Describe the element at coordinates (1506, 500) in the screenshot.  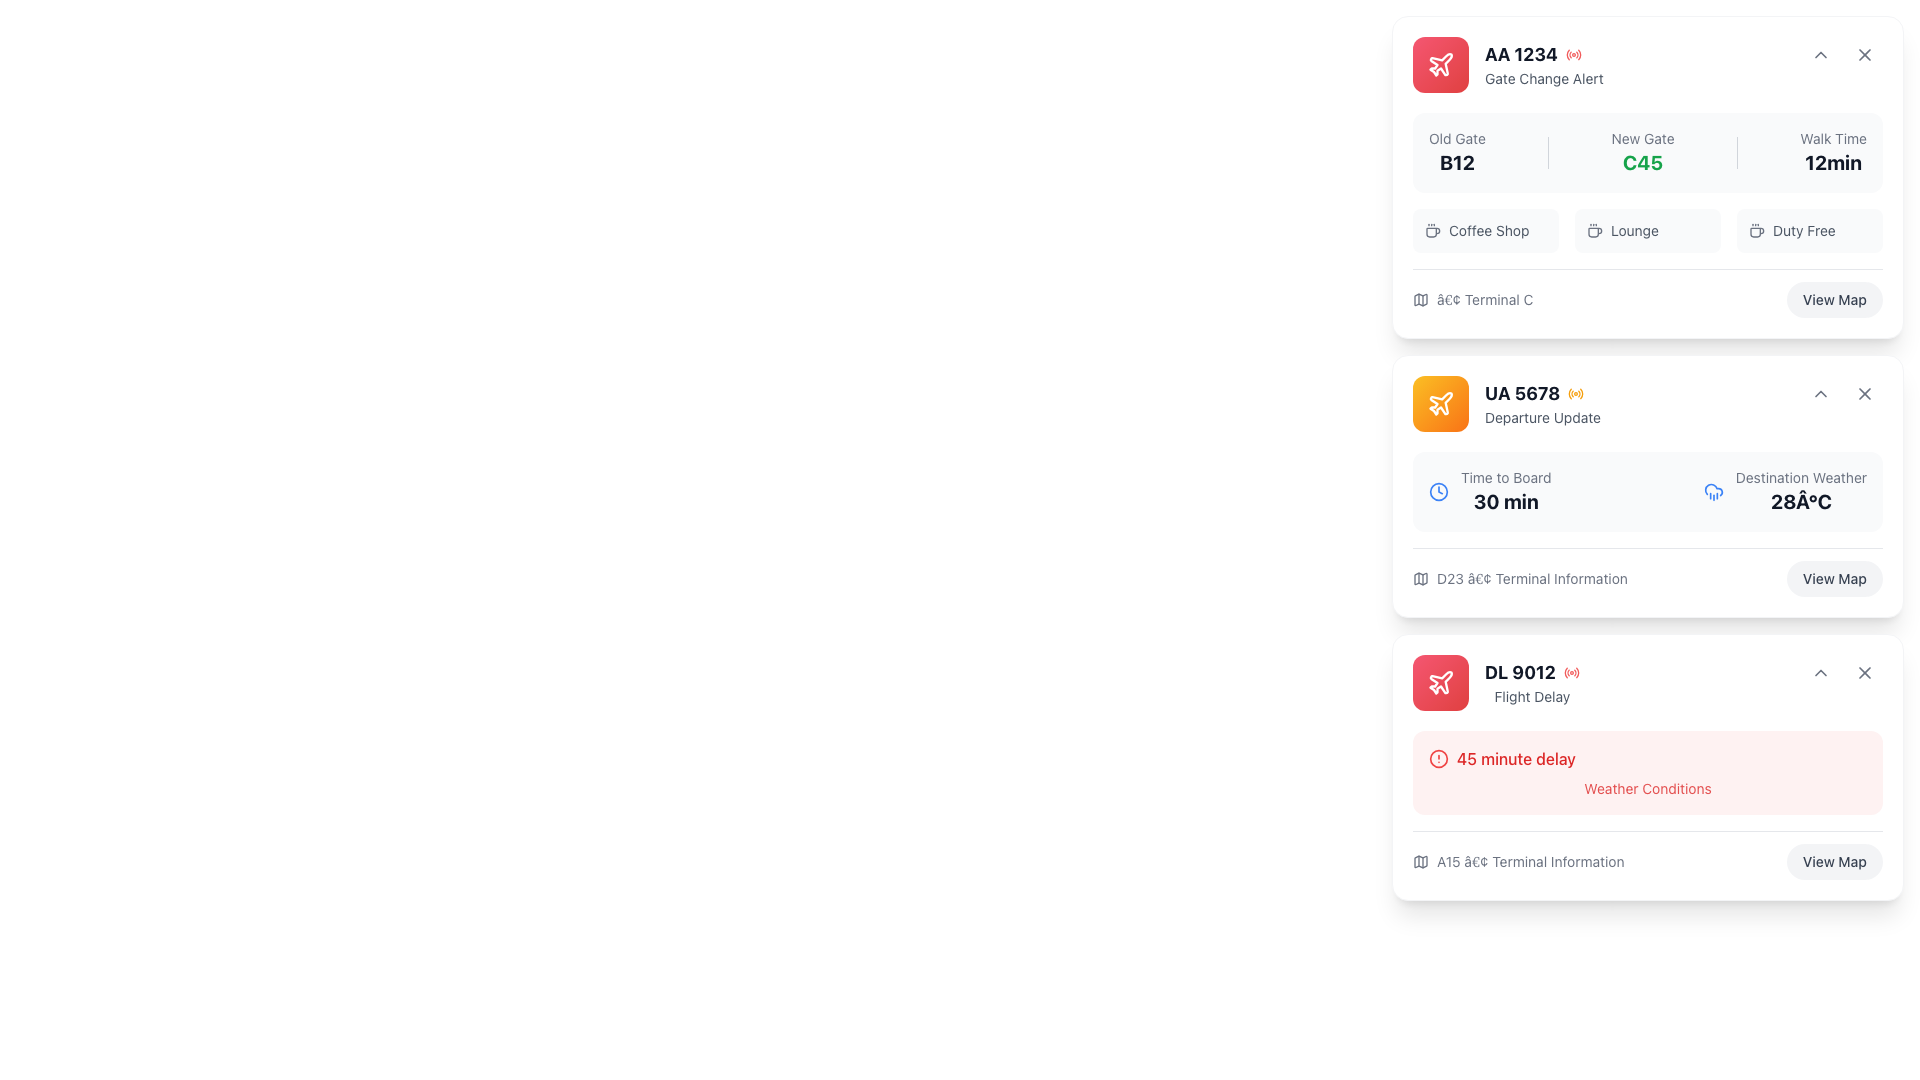
I see `estimated boarding time displayed in the text element located below the 'Time to Board' label for flight UA 5678` at that location.